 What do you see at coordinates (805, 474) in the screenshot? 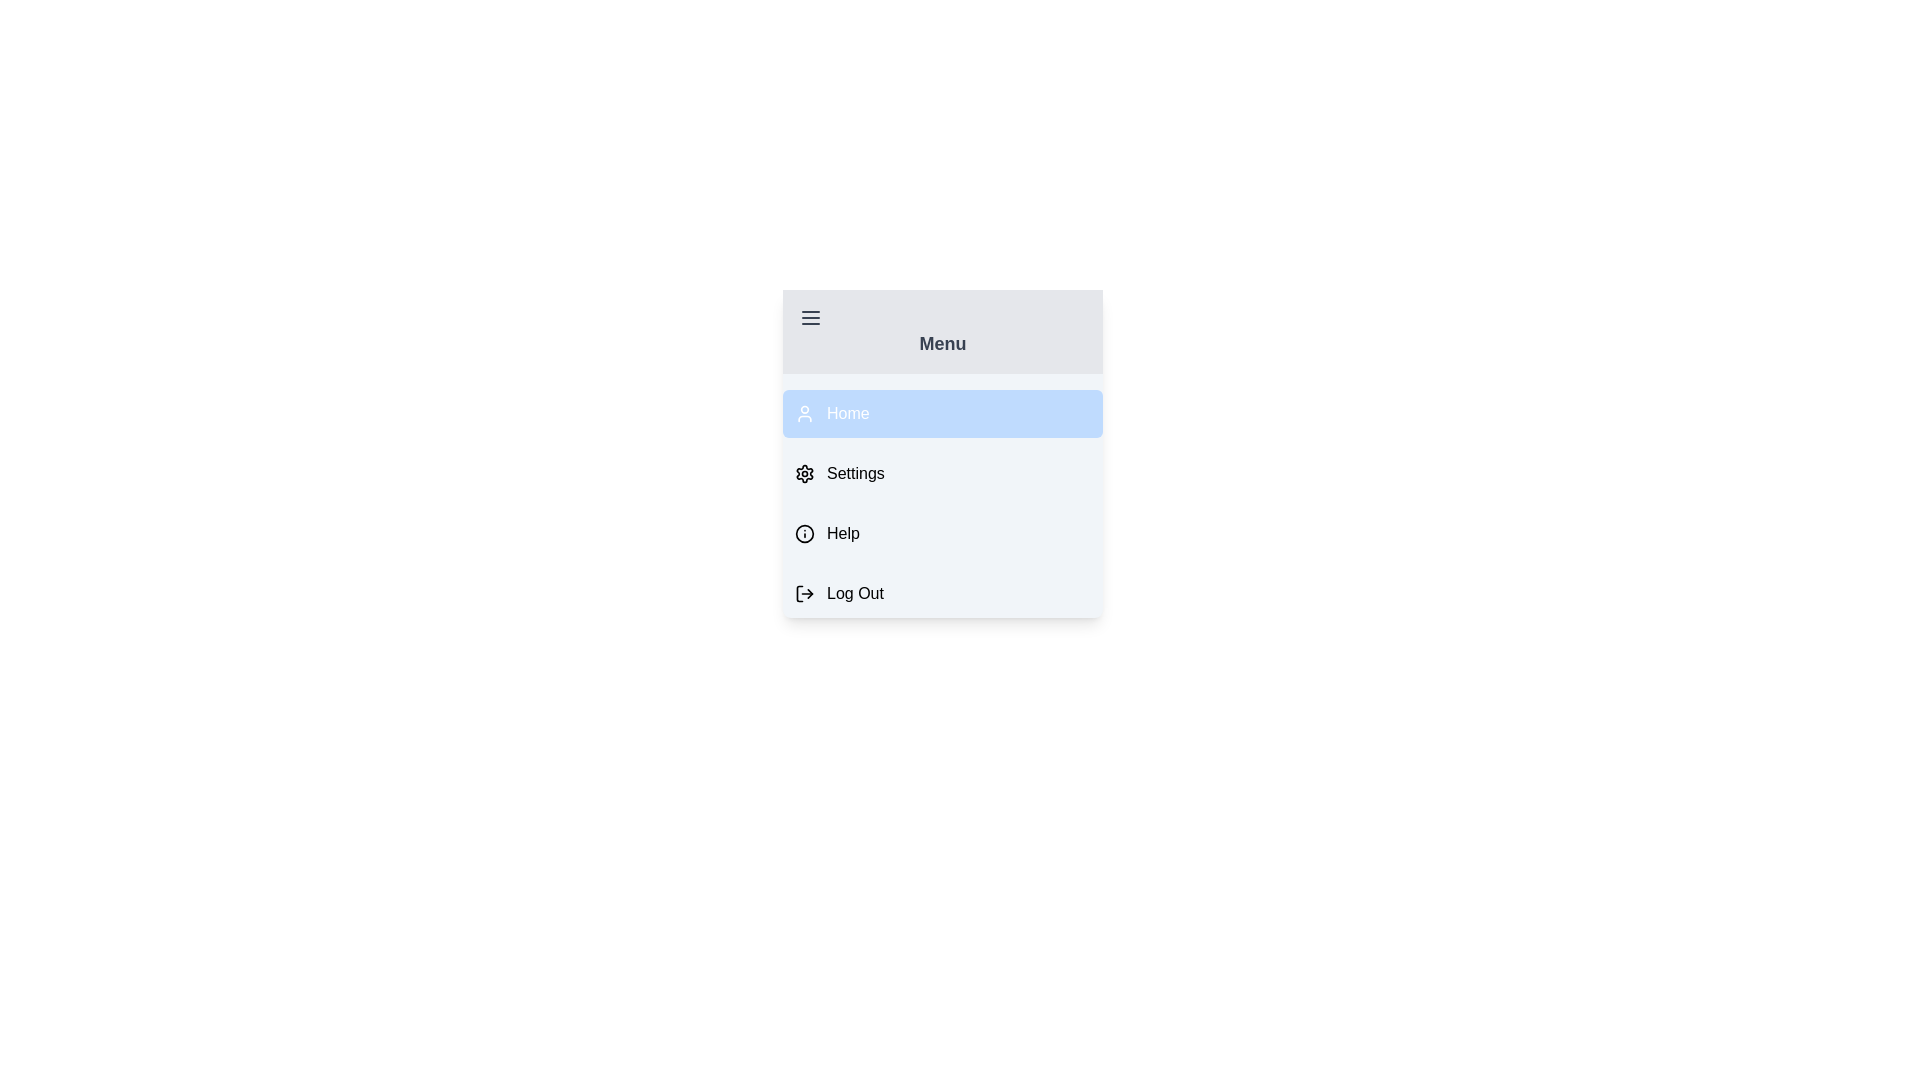
I see `the icon of the menu item labeled Settings to inspect it` at bounding box center [805, 474].